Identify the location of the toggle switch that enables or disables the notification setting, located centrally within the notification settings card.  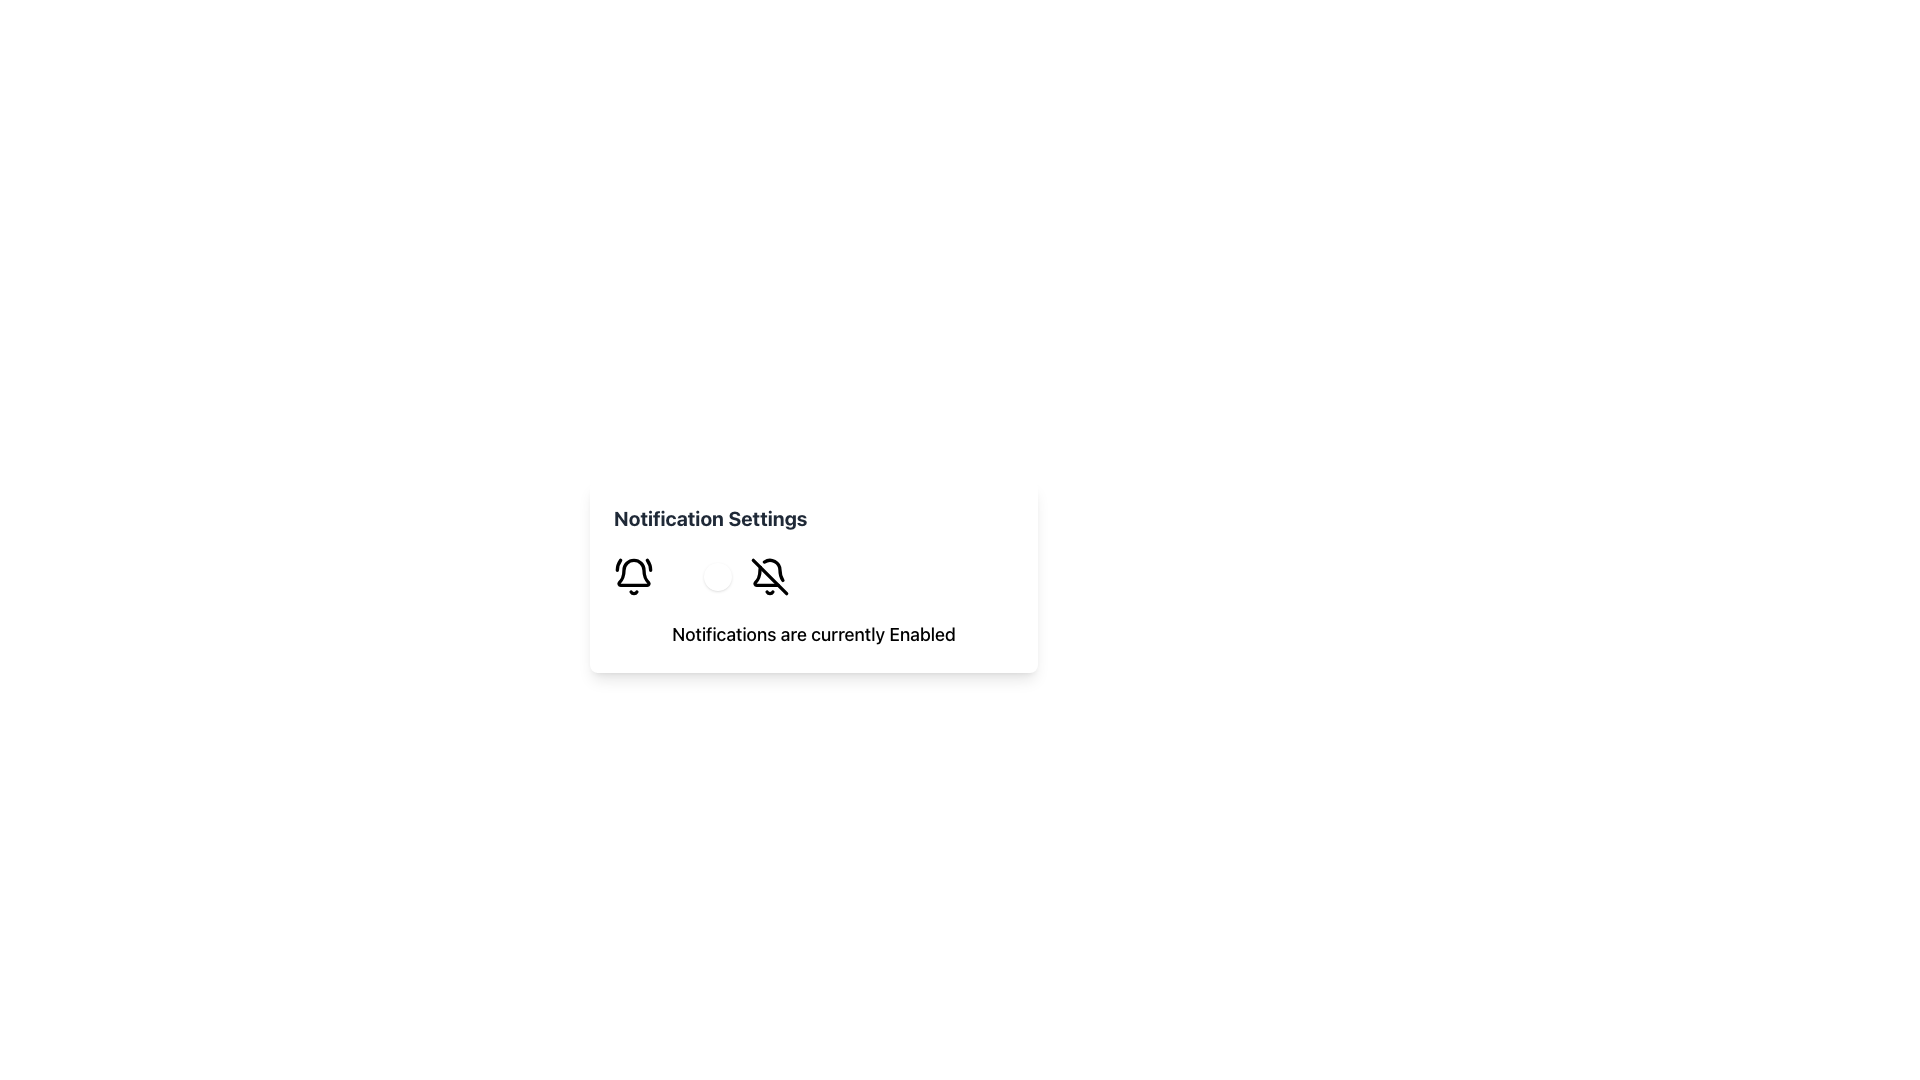
(701, 577).